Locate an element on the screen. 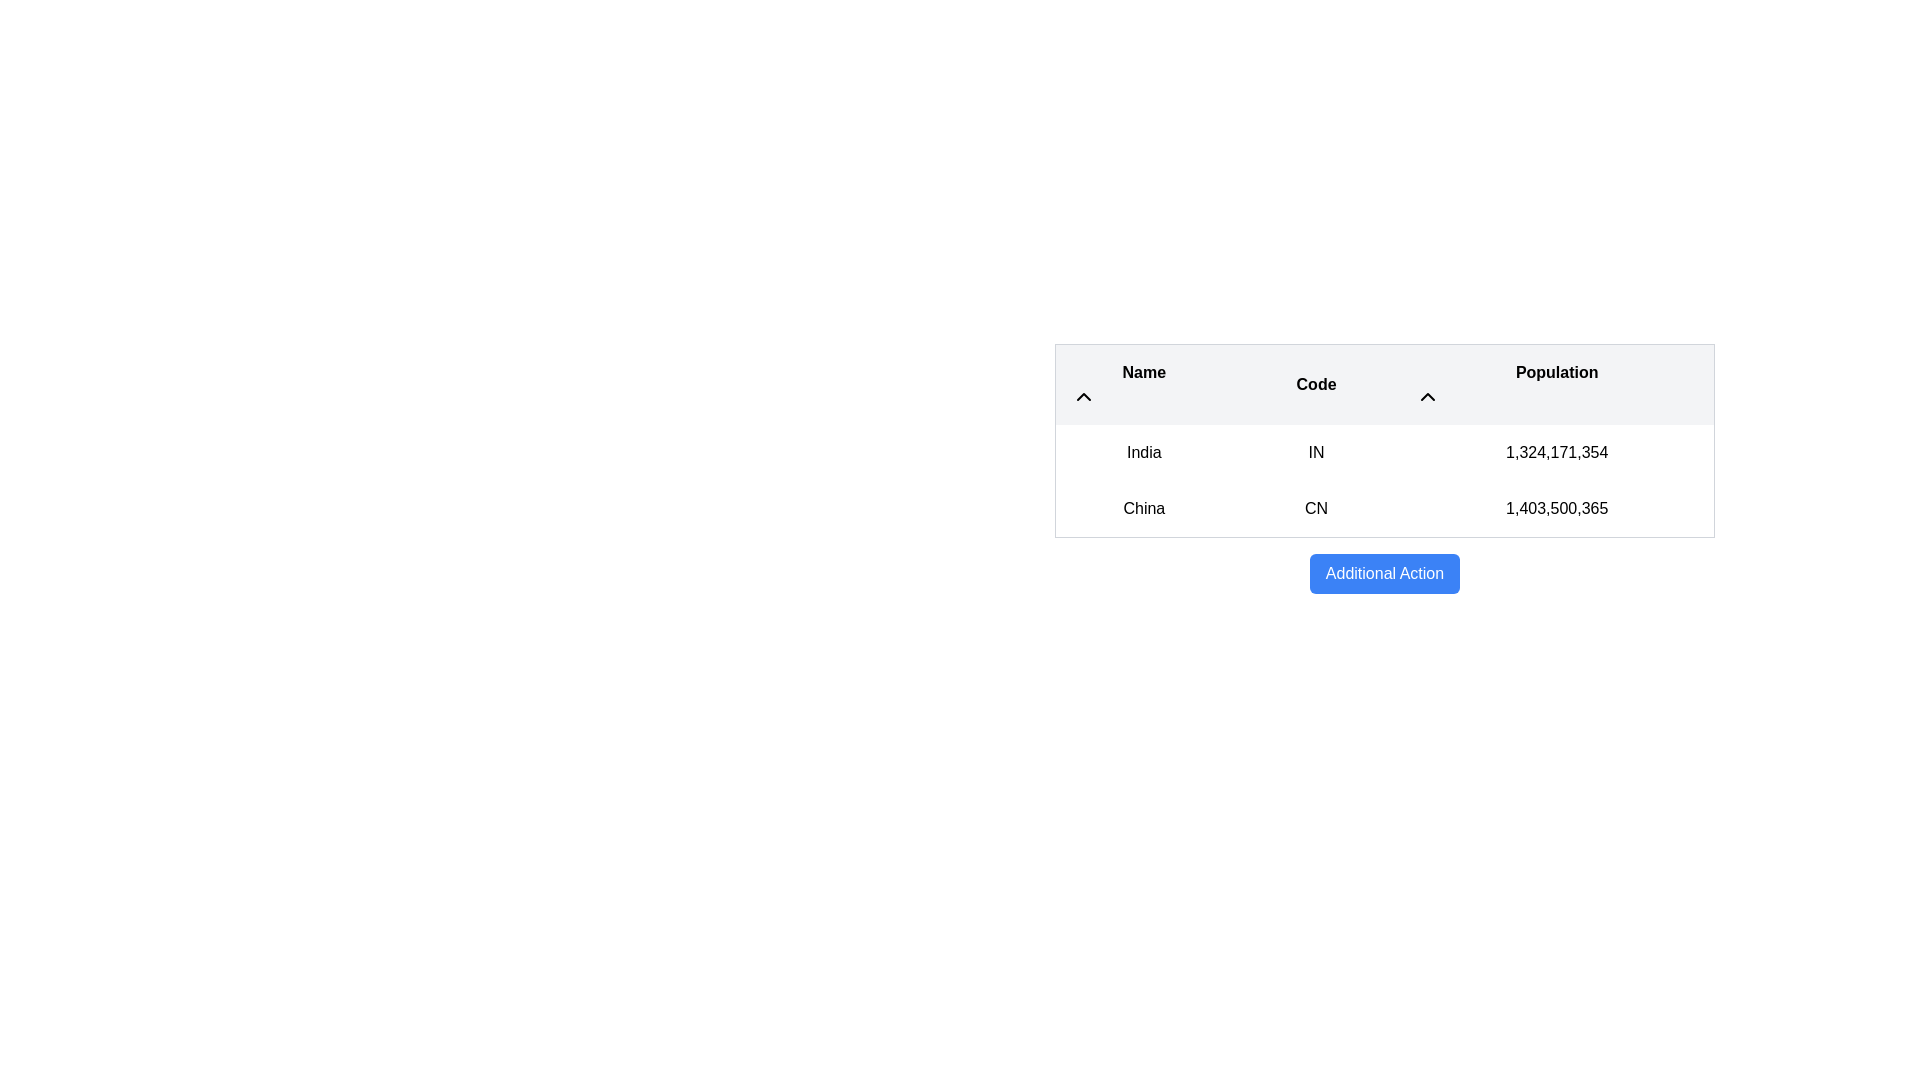 The height and width of the screenshot is (1080, 1920). the sortable column header for the 'Population' column to sort the data is located at coordinates (1556, 384).